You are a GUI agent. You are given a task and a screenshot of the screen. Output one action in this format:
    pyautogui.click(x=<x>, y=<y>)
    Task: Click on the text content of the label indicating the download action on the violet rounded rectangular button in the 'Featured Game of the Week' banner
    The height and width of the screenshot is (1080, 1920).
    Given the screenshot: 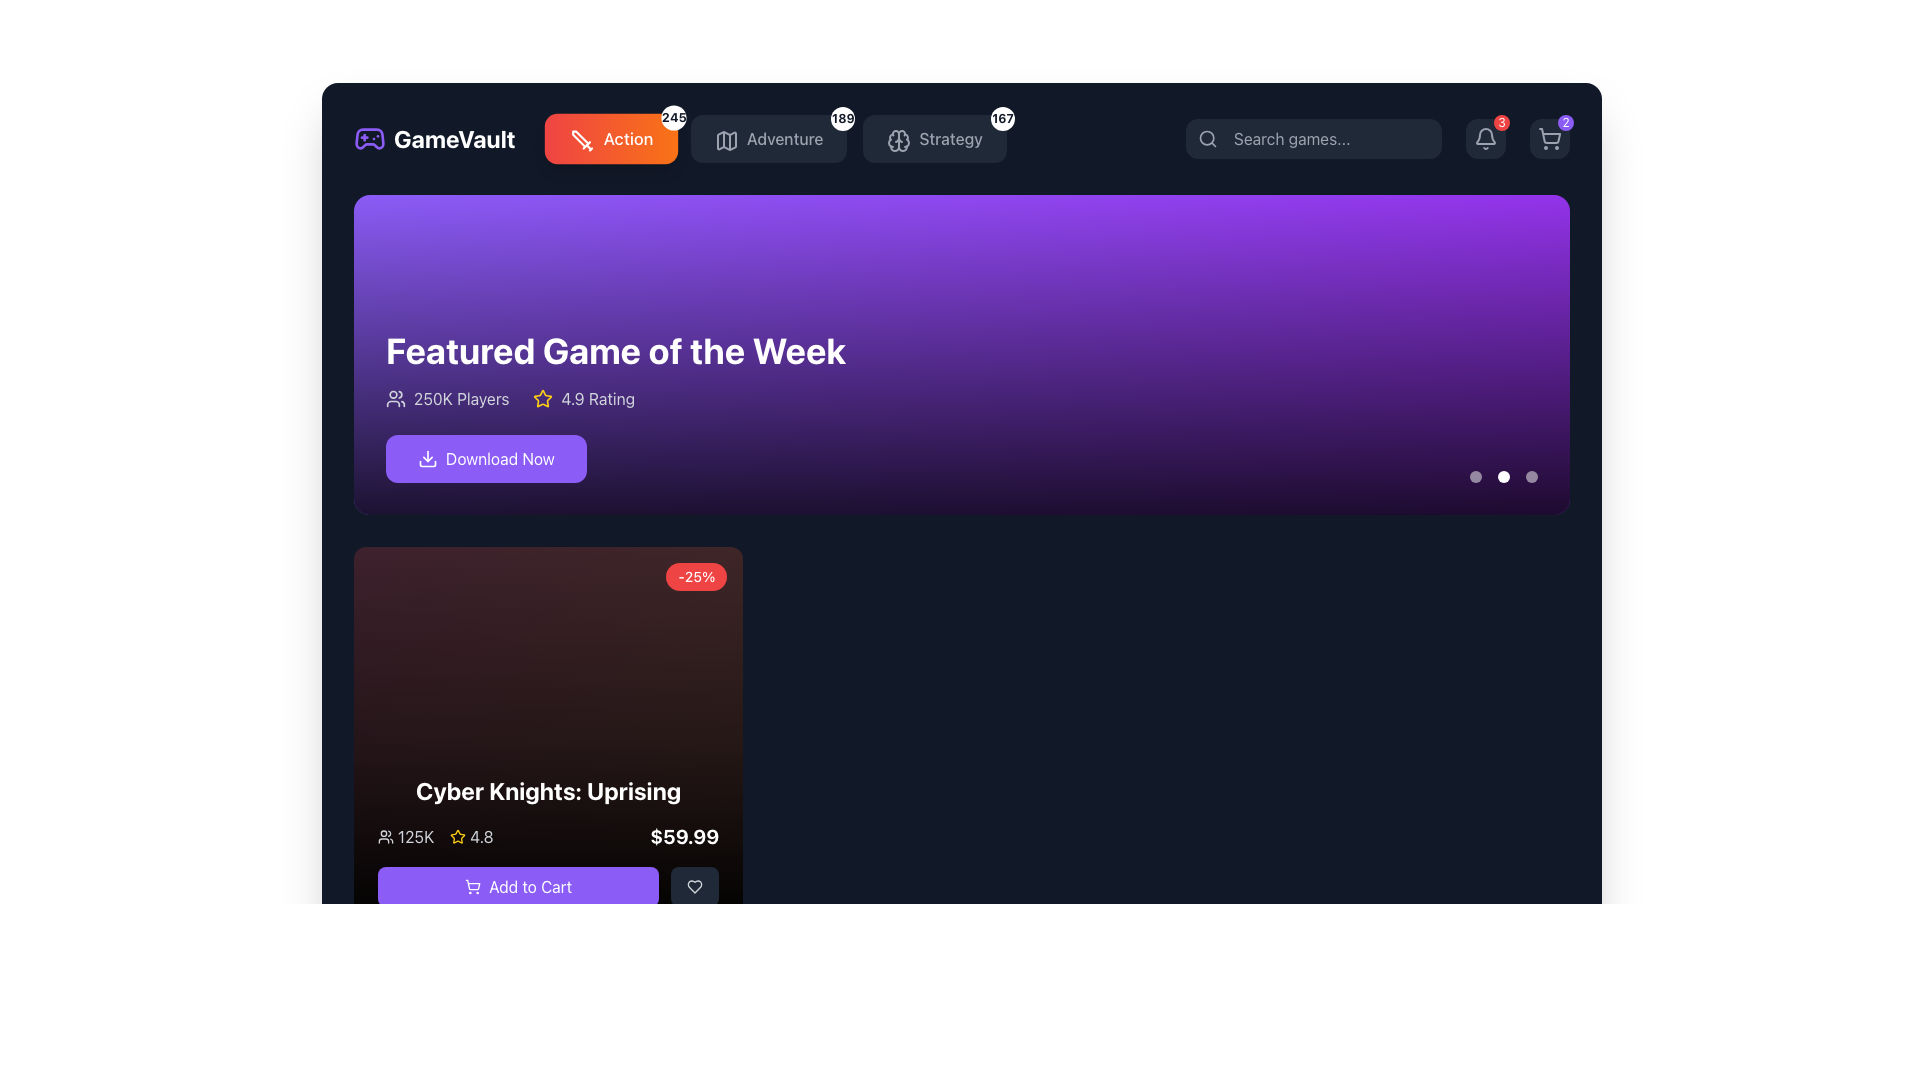 What is the action you would take?
    pyautogui.click(x=500, y=459)
    